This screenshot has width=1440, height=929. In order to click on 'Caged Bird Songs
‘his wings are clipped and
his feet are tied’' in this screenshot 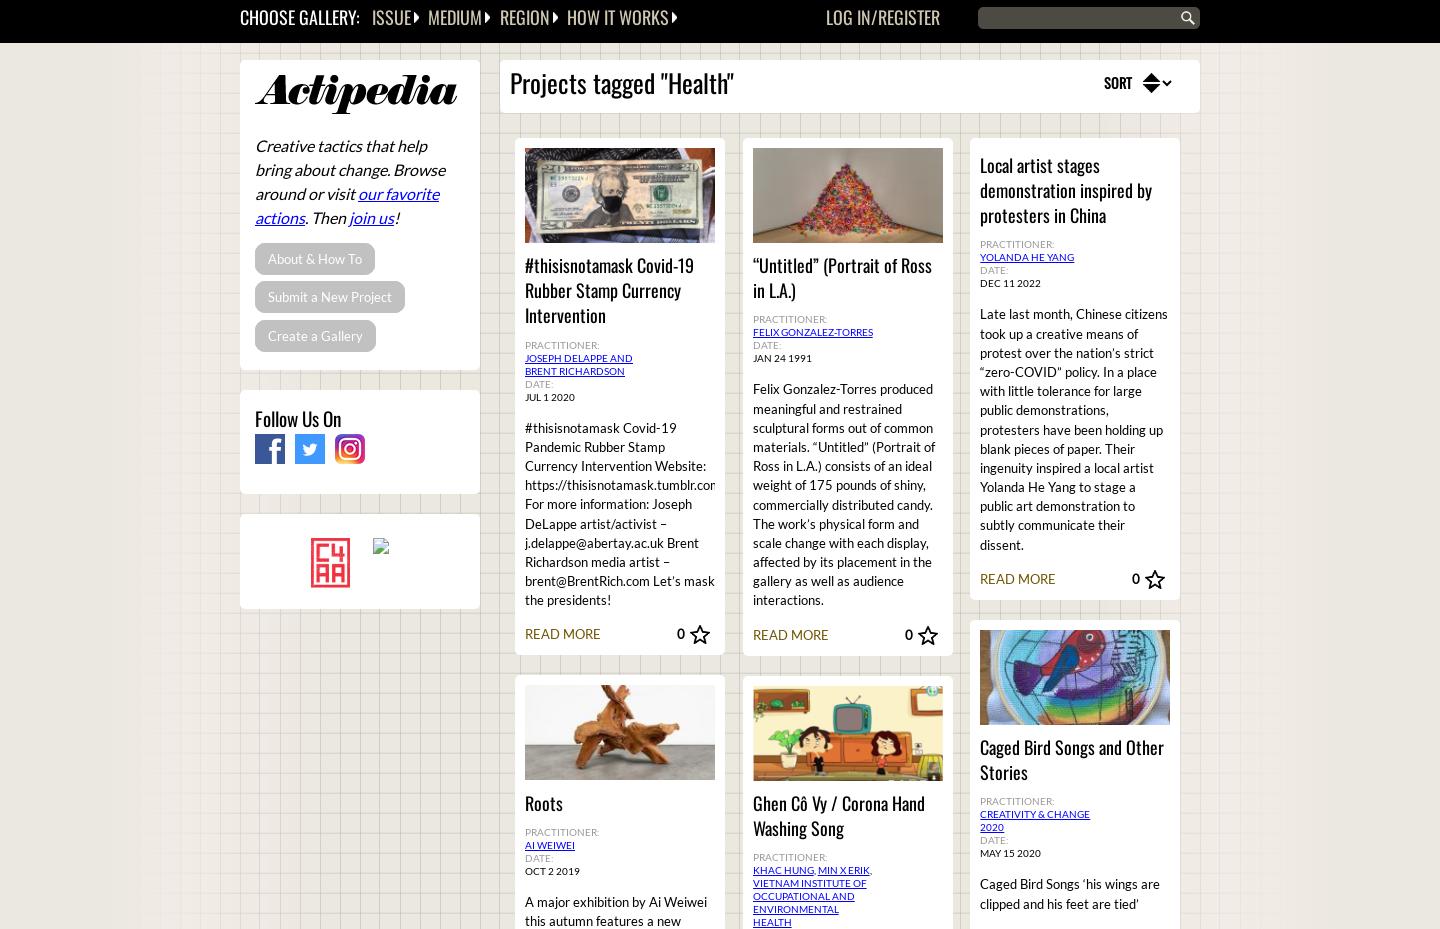, I will do `click(1070, 893)`.